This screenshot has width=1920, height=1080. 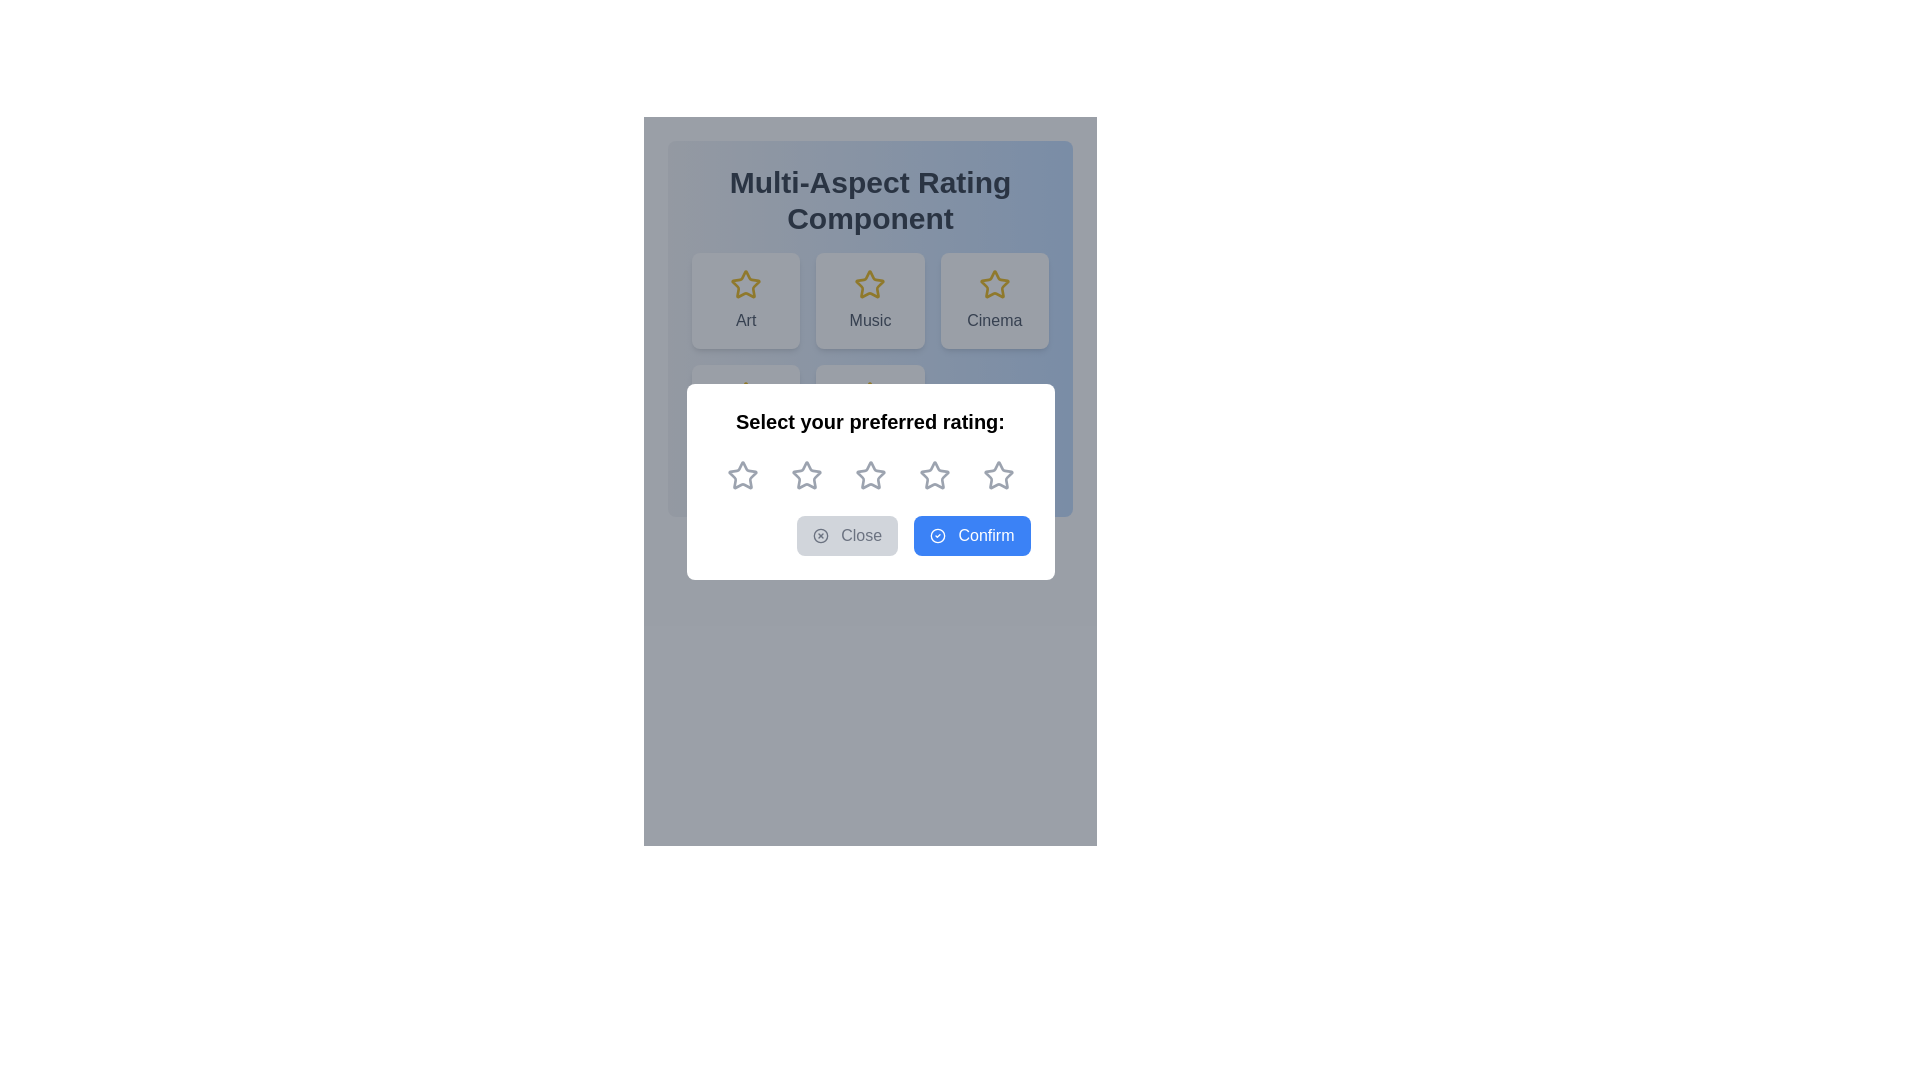 What do you see at coordinates (998, 475) in the screenshot?
I see `the fourth star button in the rating dialog` at bounding box center [998, 475].